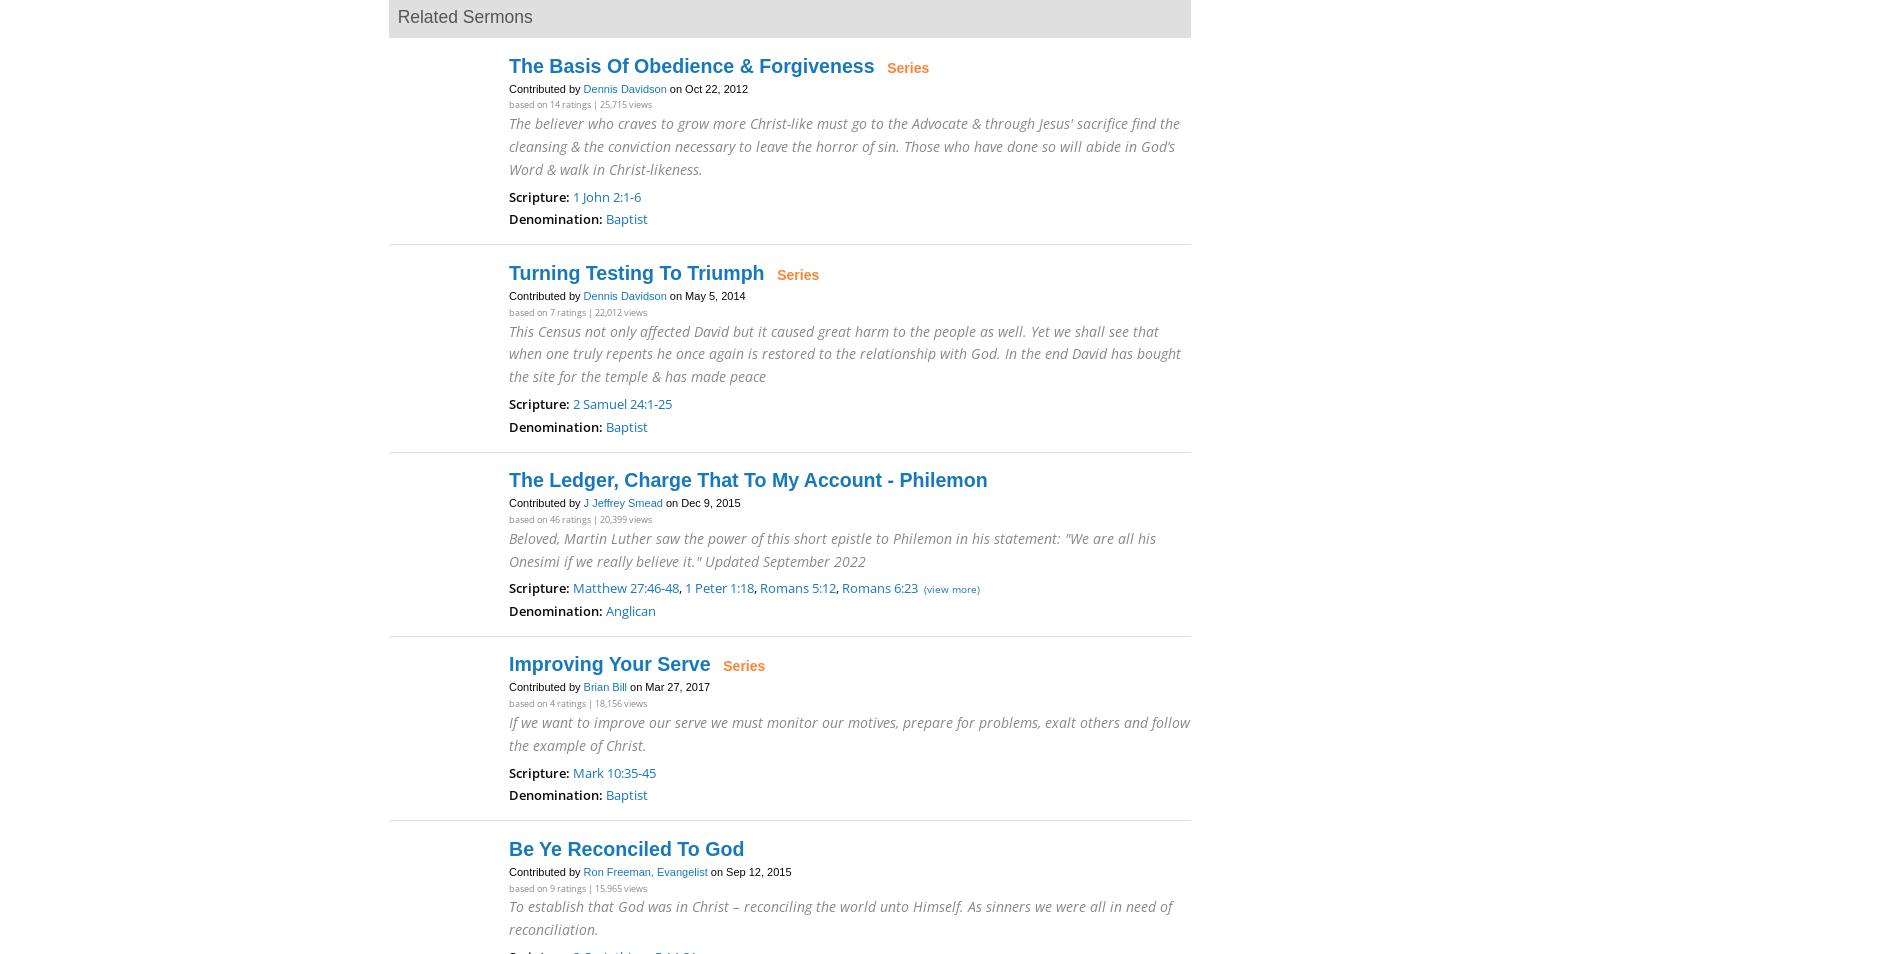  What do you see at coordinates (621, 103) in the screenshot?
I see `'| 25,715 views'` at bounding box center [621, 103].